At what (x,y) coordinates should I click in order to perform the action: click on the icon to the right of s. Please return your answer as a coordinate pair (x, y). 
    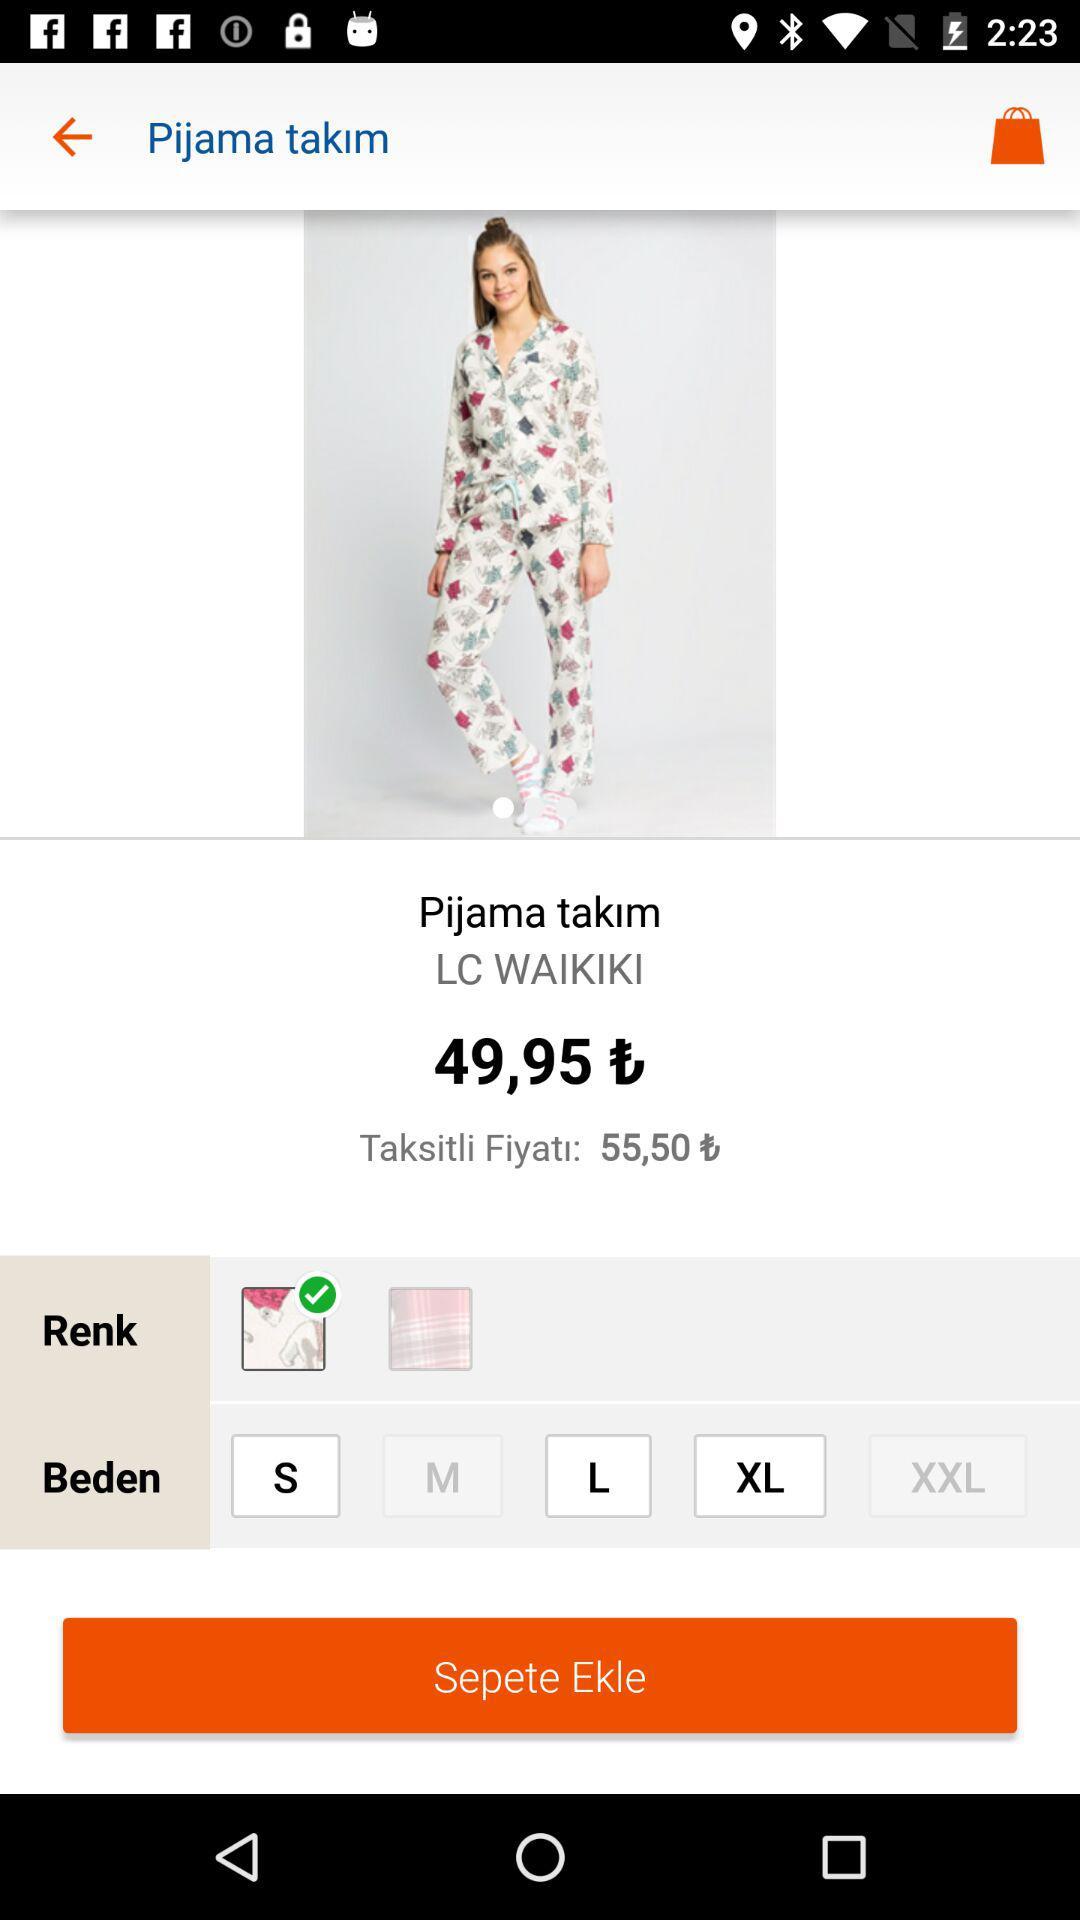
    Looking at the image, I should click on (441, 1475).